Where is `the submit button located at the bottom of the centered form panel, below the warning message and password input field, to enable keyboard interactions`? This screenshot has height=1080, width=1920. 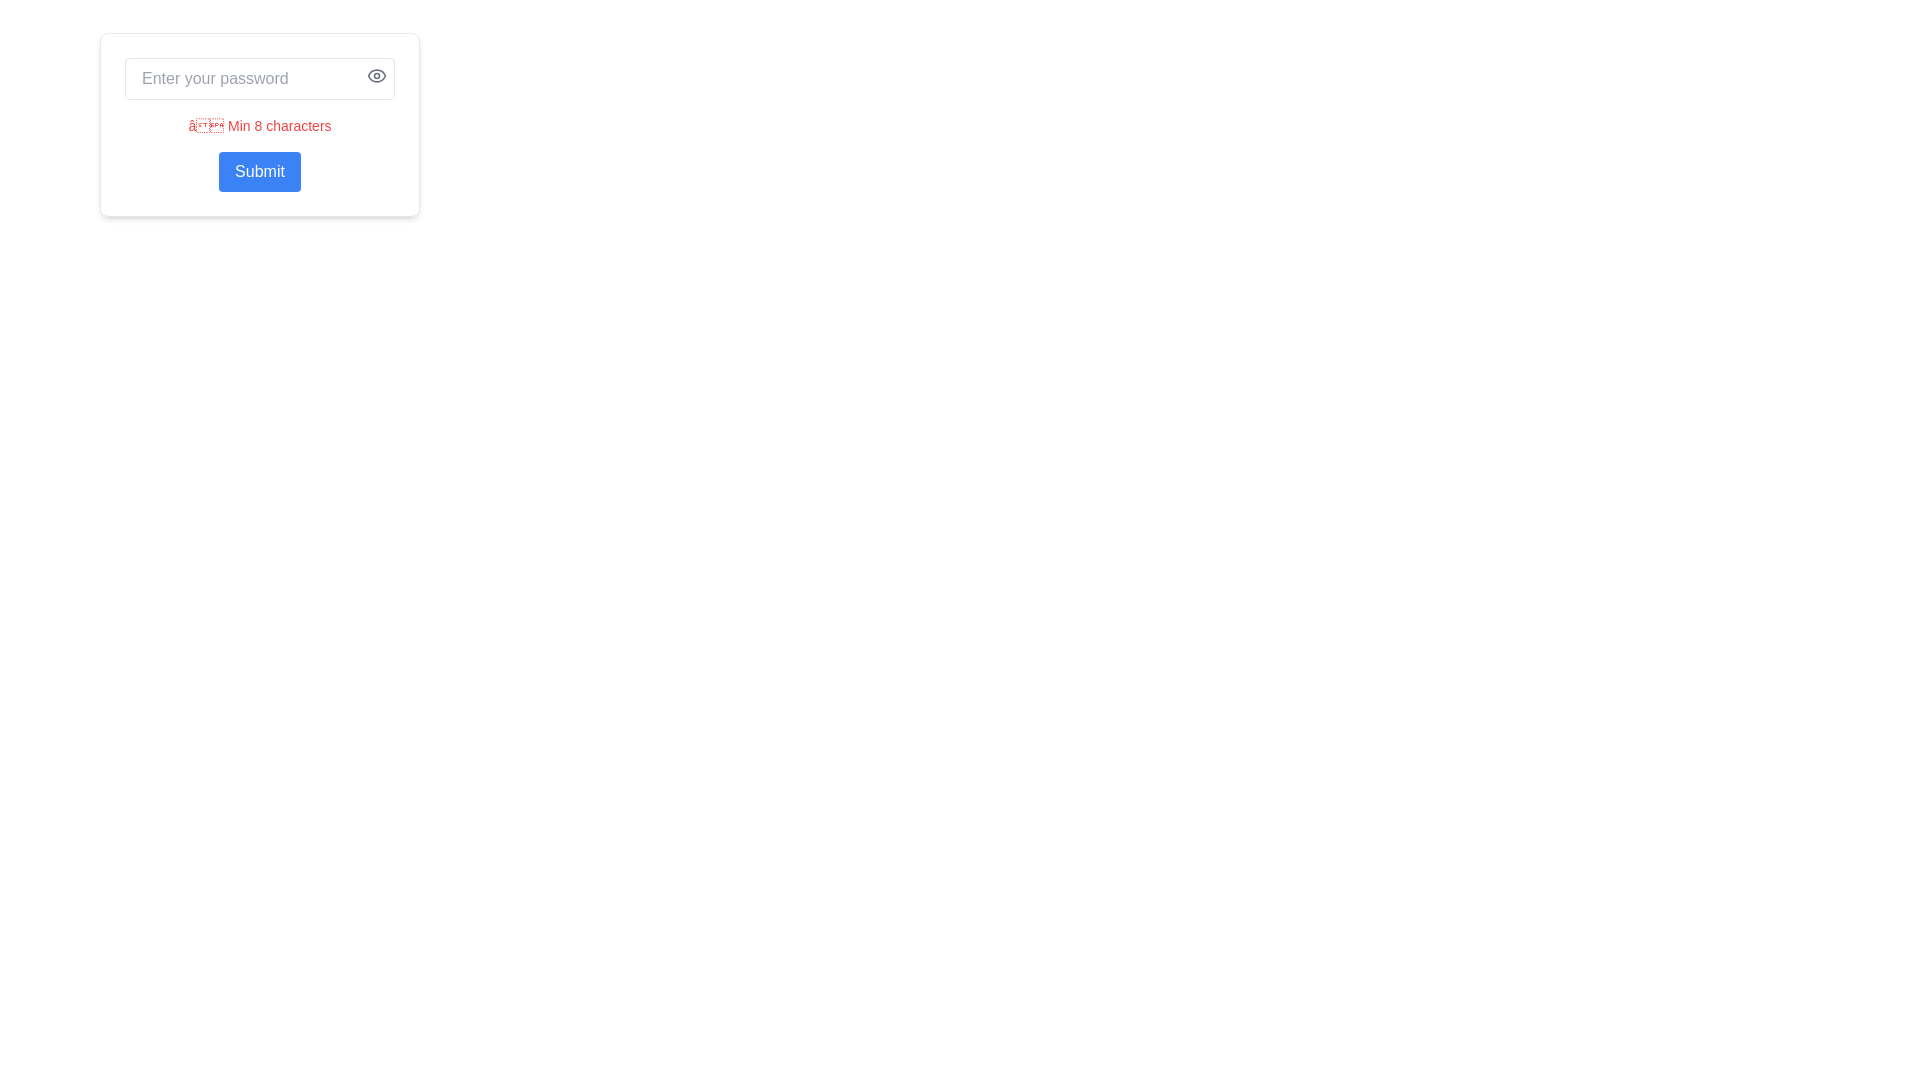
the submit button located at the bottom of the centered form panel, below the warning message and password input field, to enable keyboard interactions is located at coordinates (258, 171).